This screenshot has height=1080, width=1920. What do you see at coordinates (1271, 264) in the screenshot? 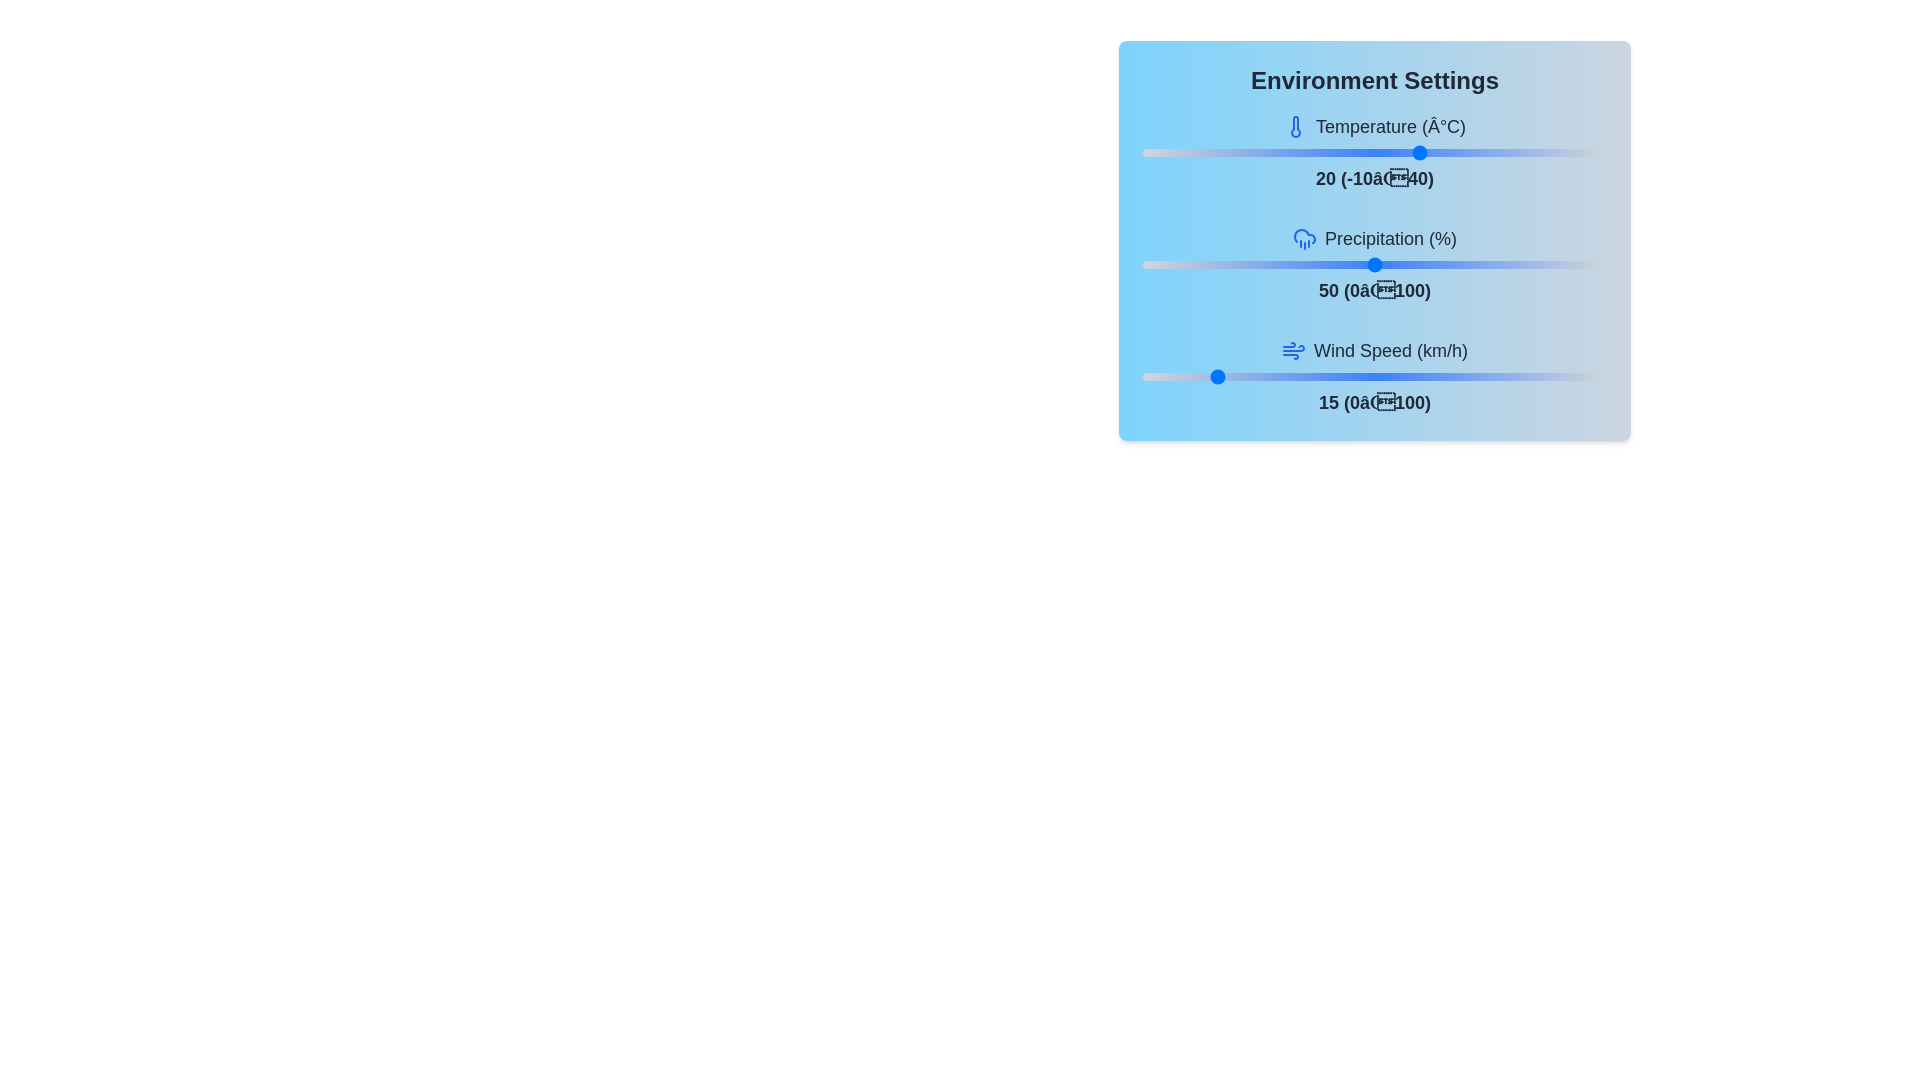
I see `the precipitation level` at bounding box center [1271, 264].